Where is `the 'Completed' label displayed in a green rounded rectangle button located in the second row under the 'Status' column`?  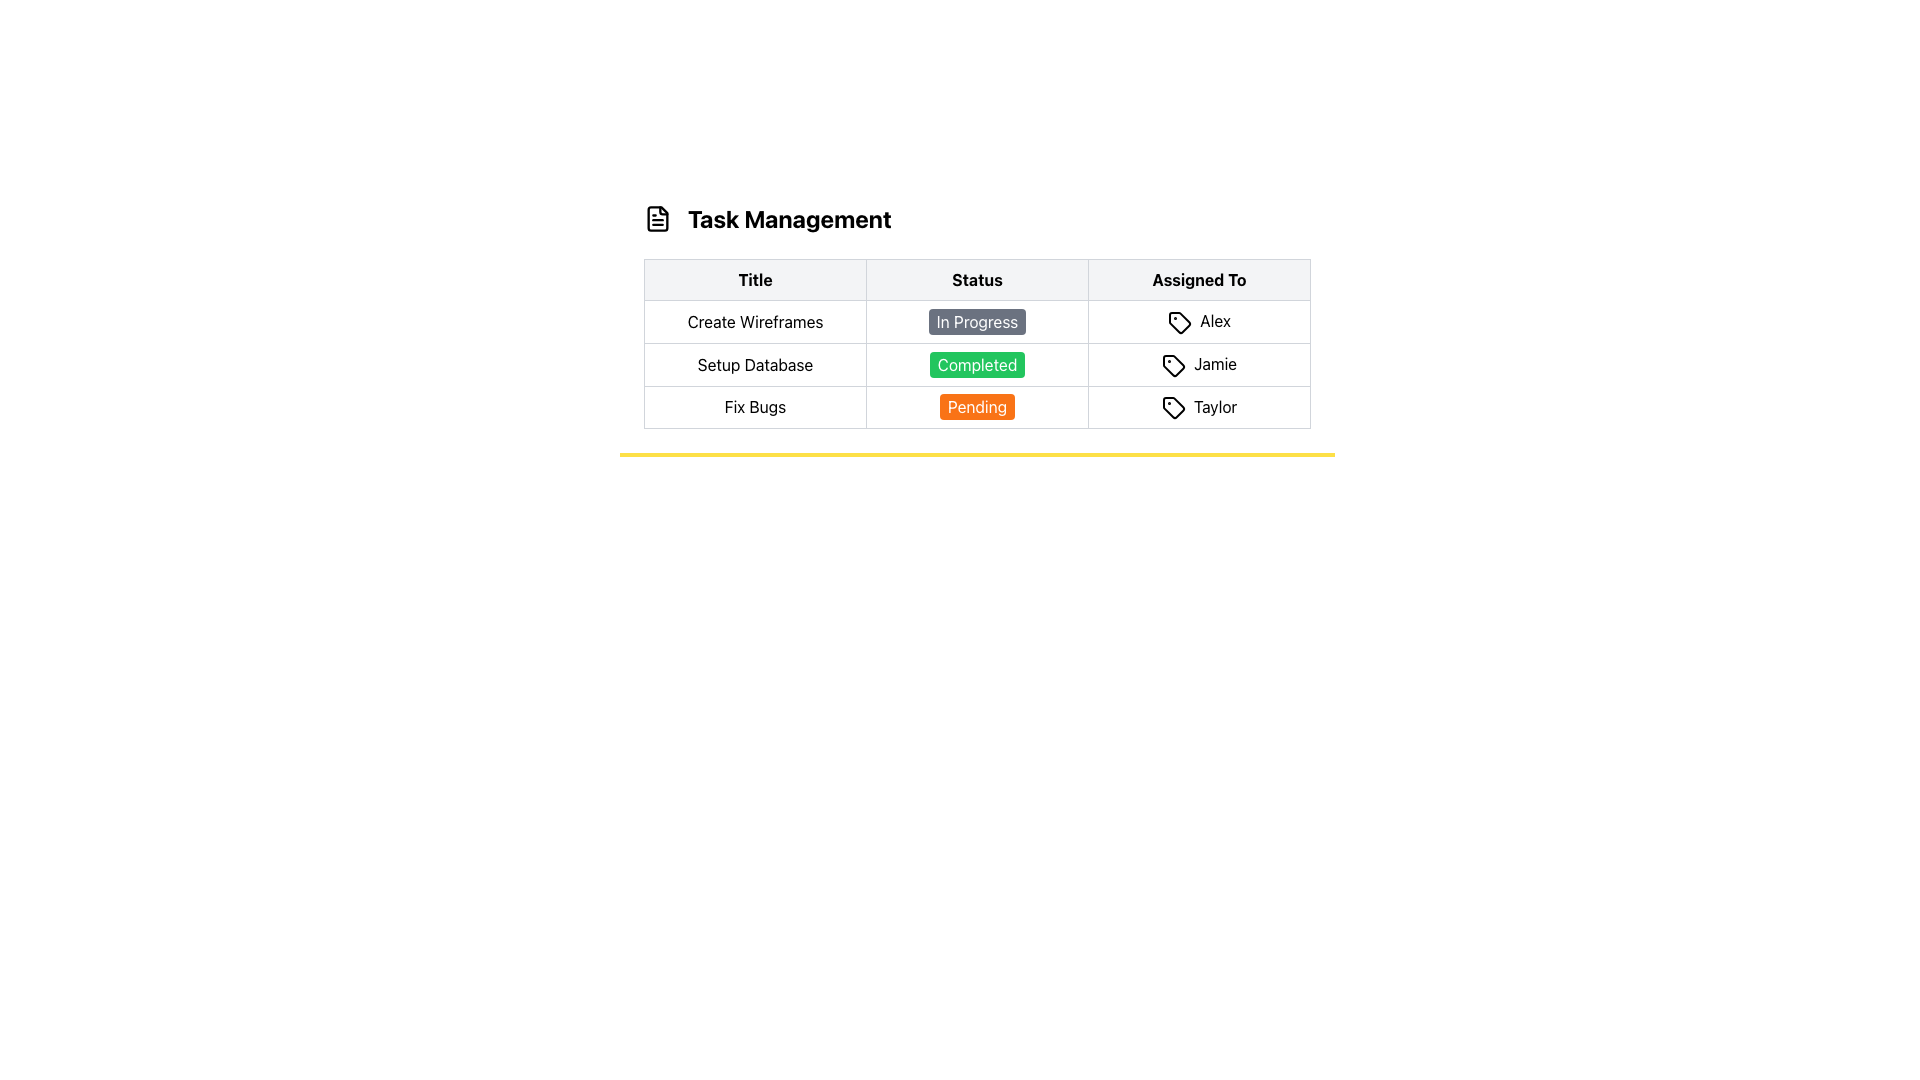
the 'Completed' label displayed in a green rounded rectangle button located in the second row under the 'Status' column is located at coordinates (977, 364).